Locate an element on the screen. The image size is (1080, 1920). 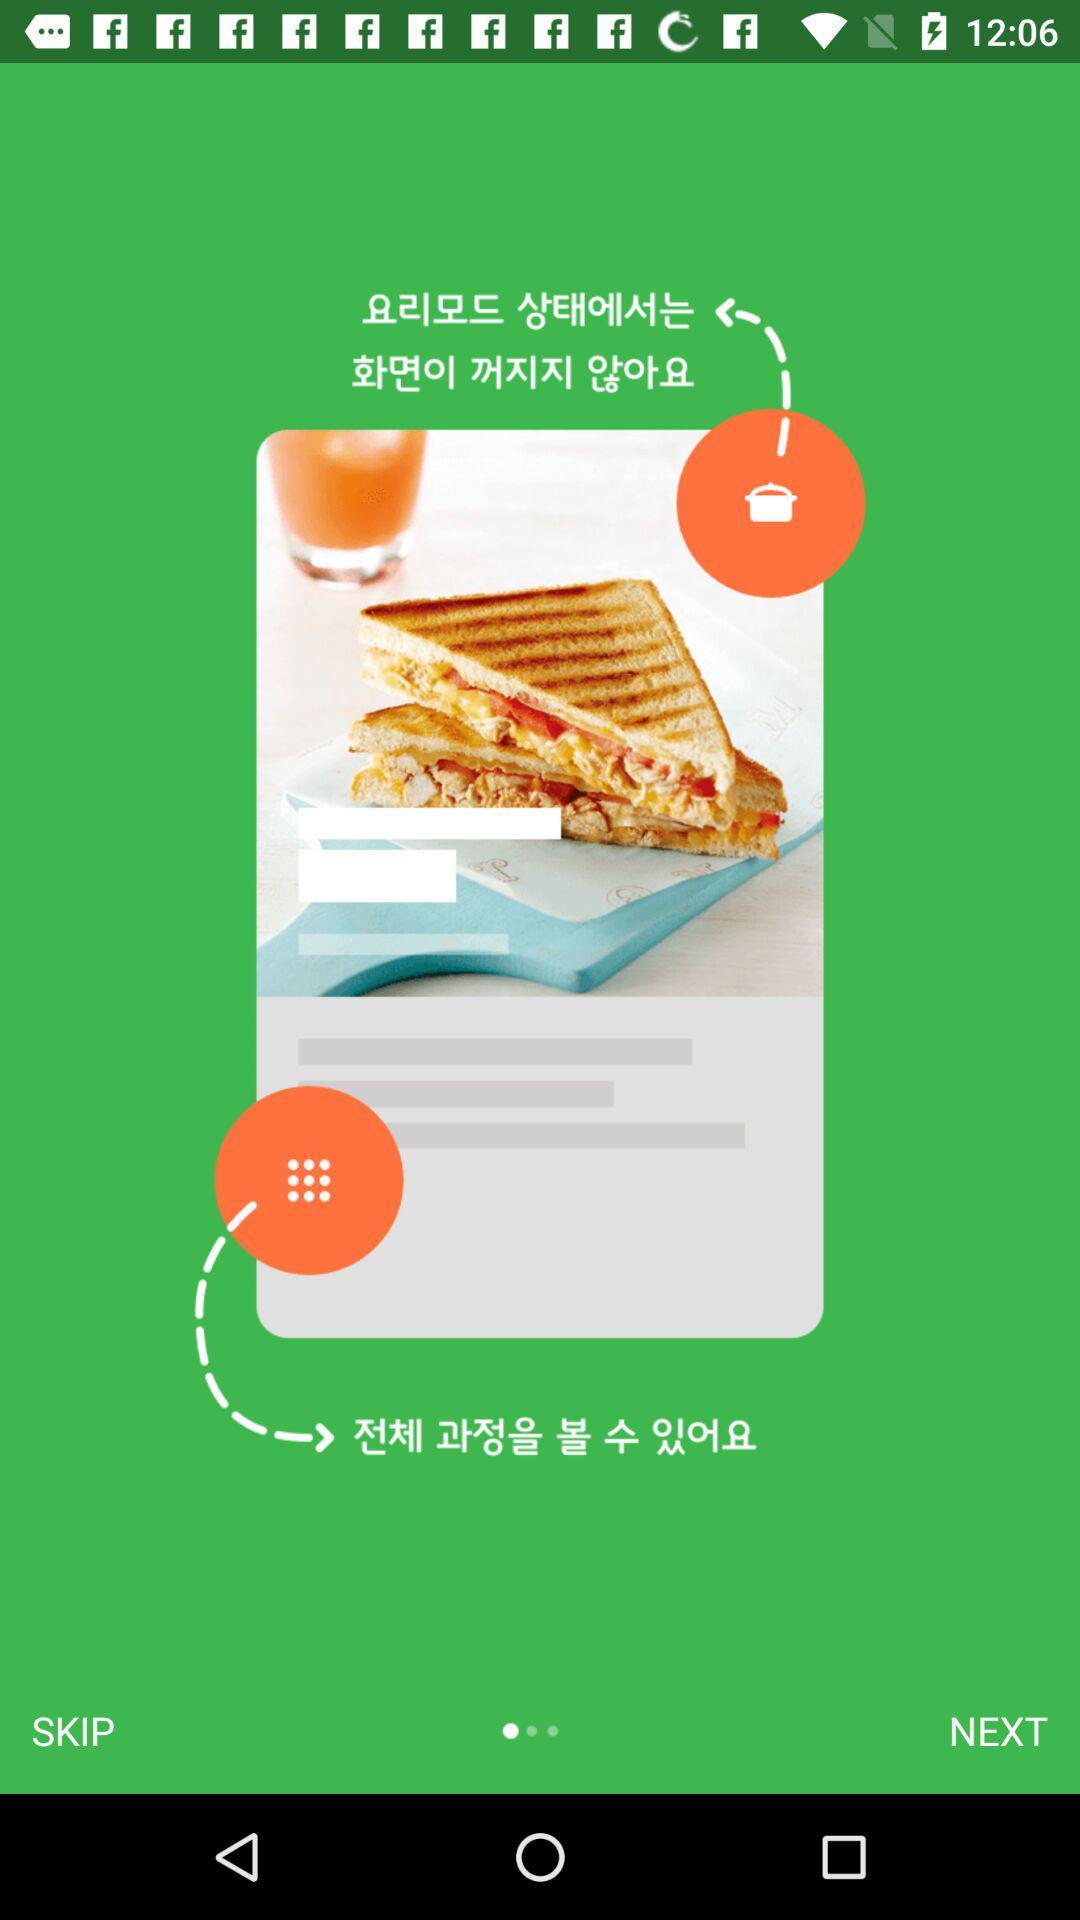
next is located at coordinates (998, 1730).